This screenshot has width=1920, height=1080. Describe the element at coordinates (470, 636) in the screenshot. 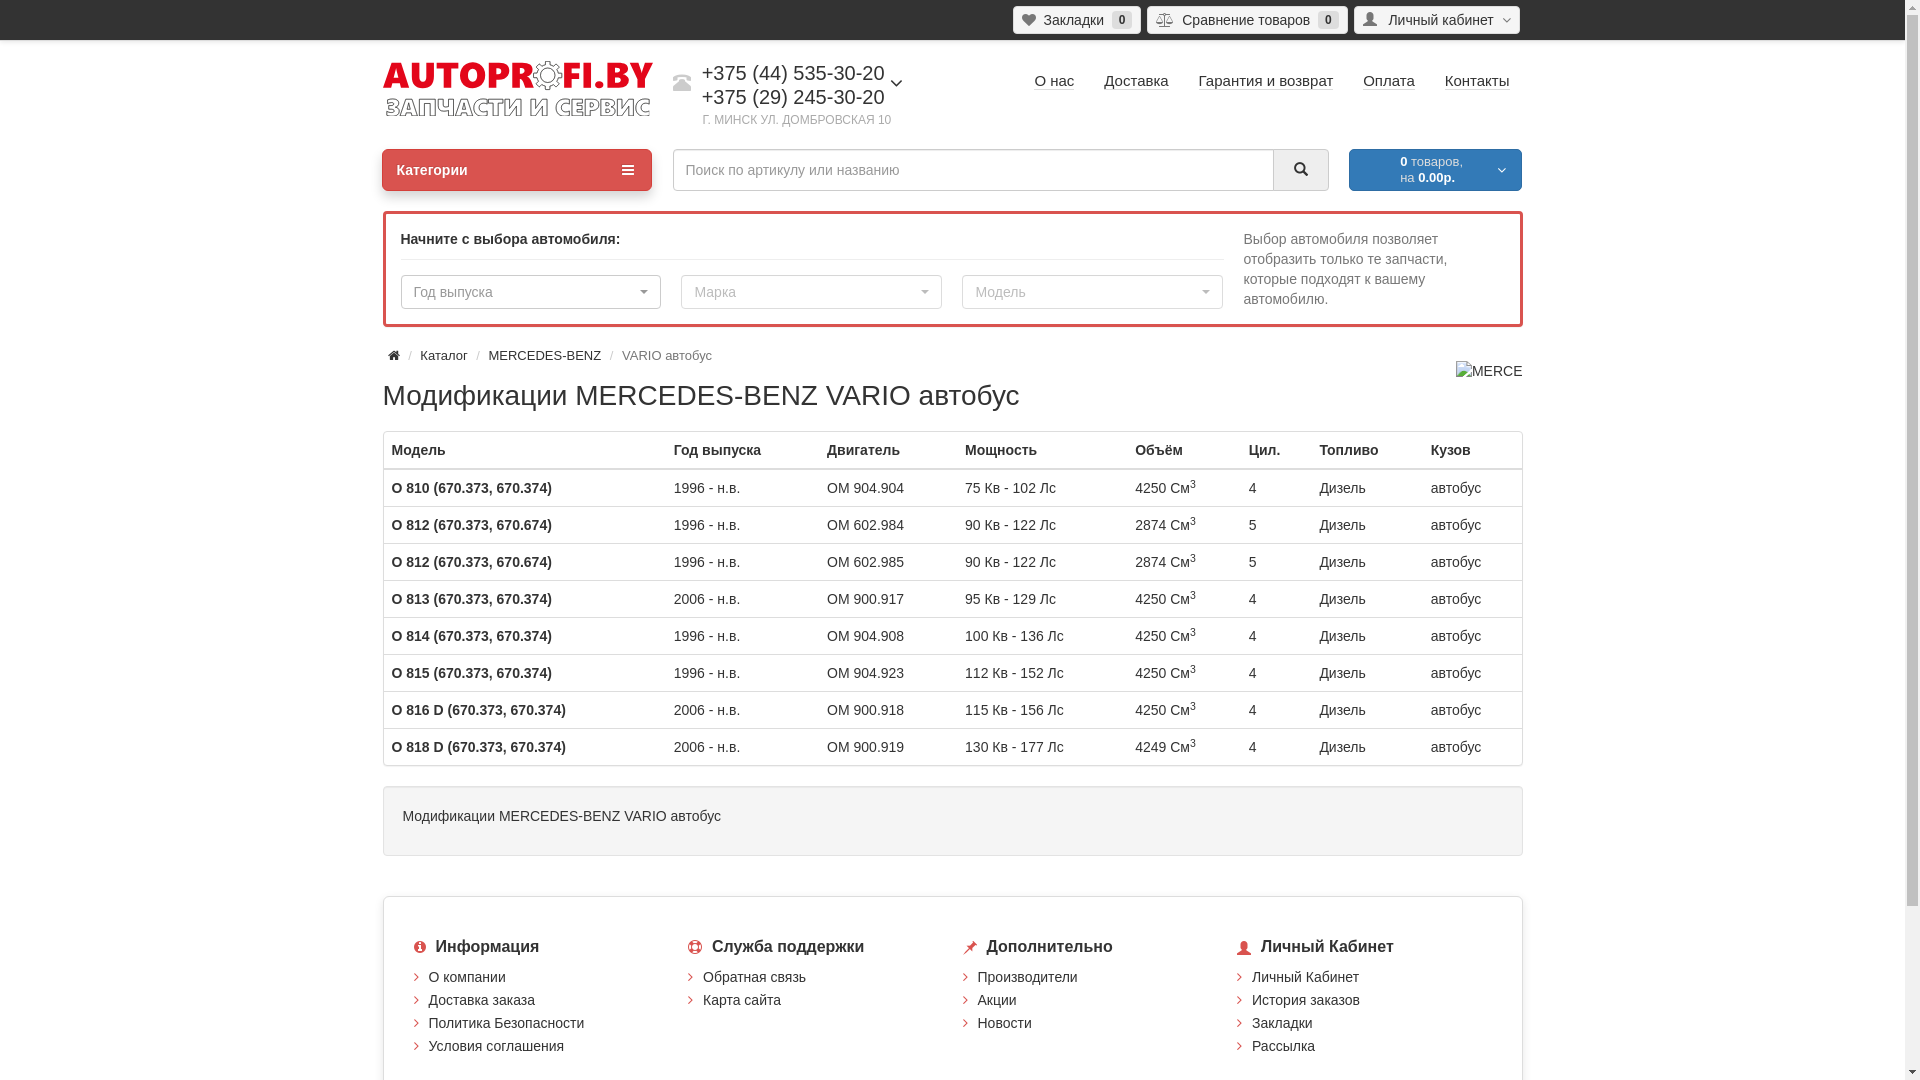

I see `'O 814 (670.373, 670.374)'` at that location.